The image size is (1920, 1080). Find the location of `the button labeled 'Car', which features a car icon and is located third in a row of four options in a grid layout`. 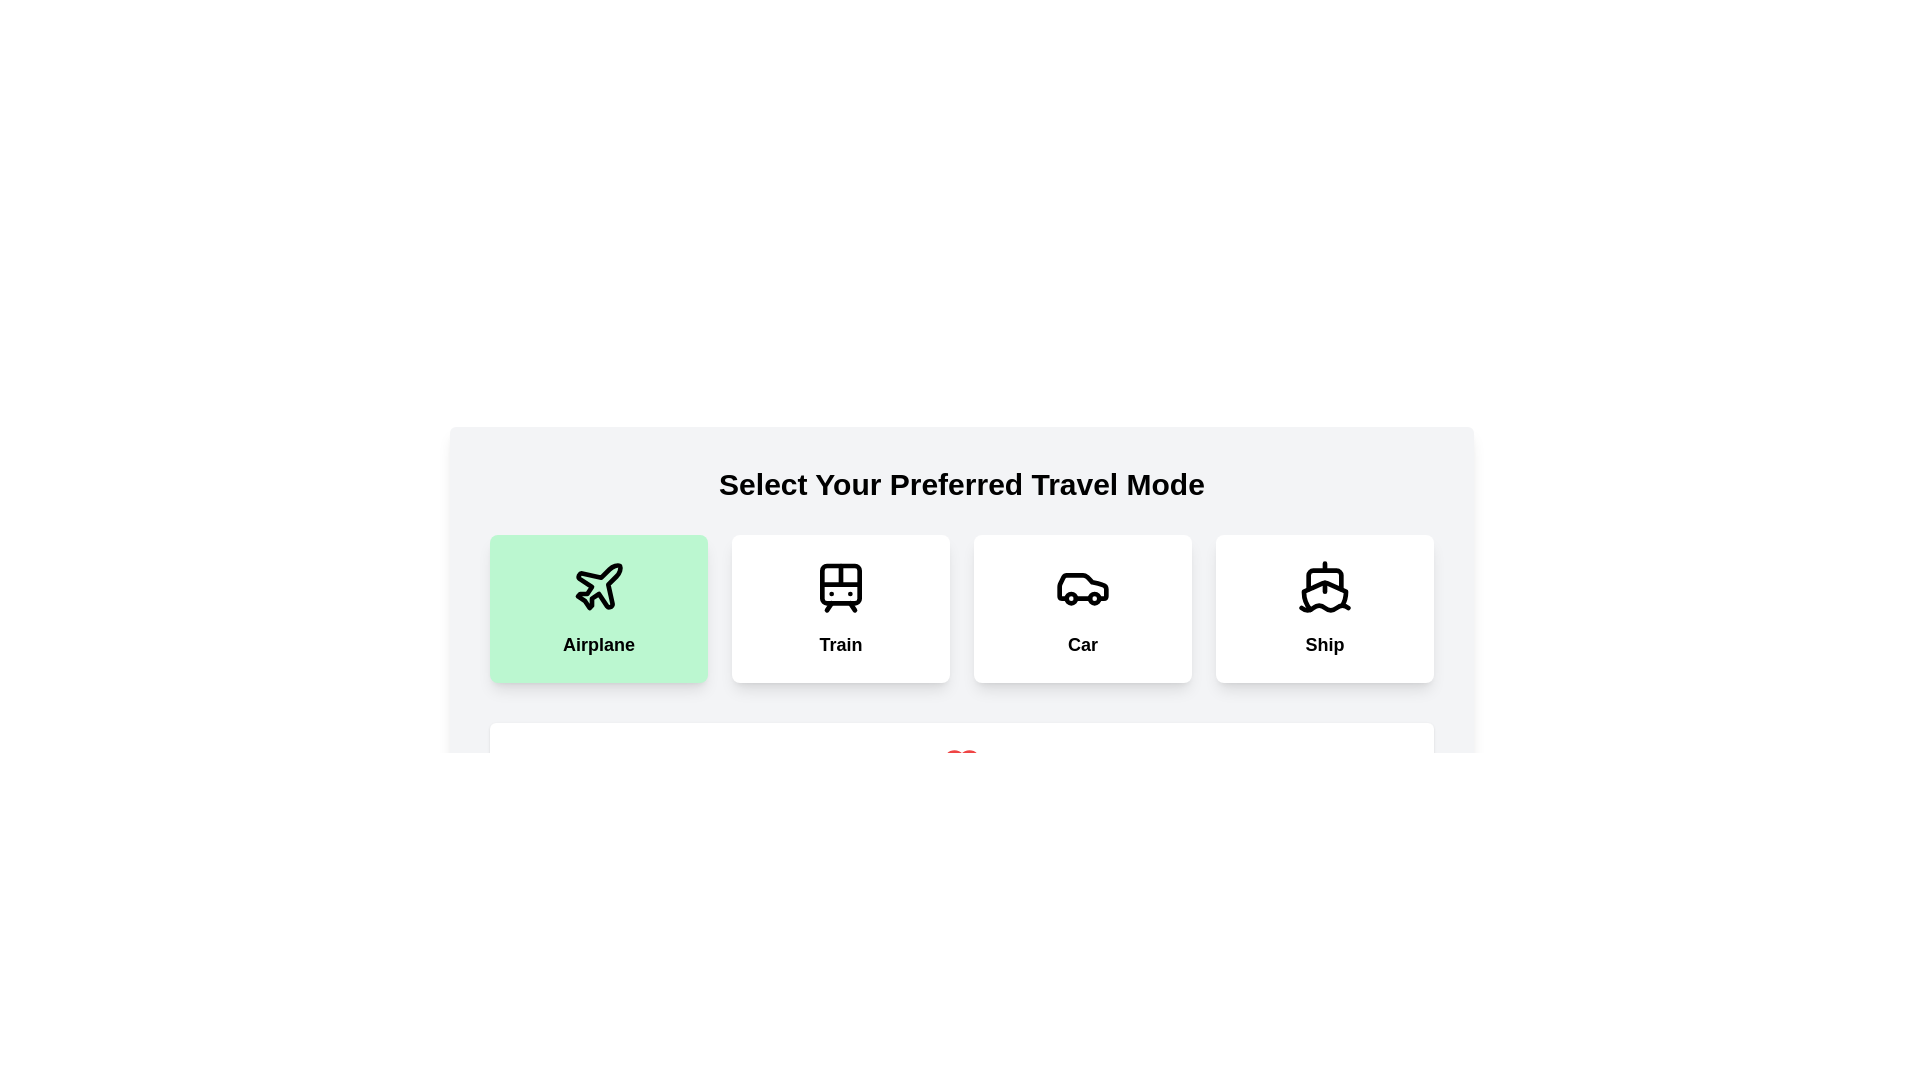

the button labeled 'Car', which features a car icon and is located third in a row of four options in a grid layout is located at coordinates (1082, 608).